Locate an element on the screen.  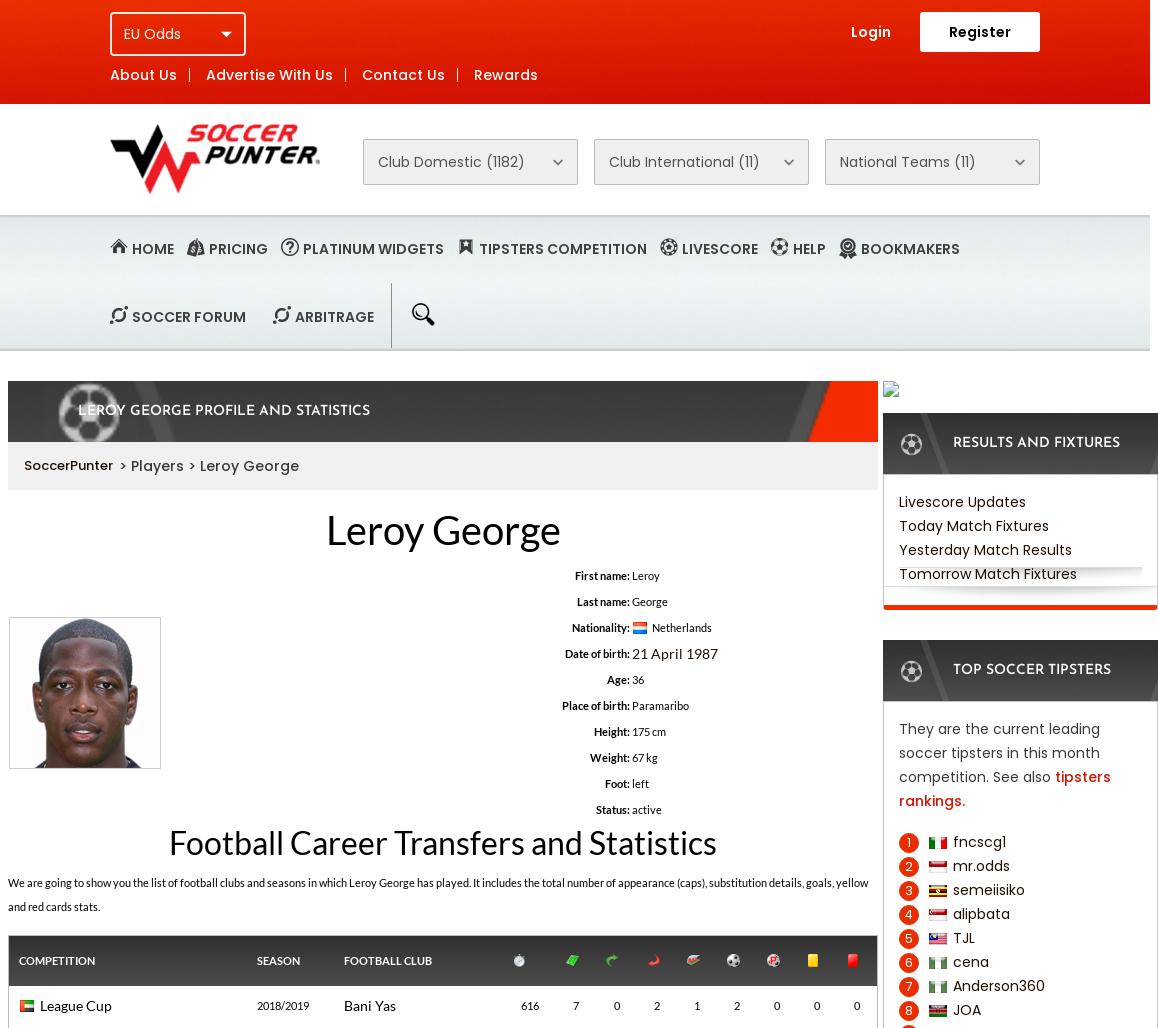
'Results and Fixtures' is located at coordinates (950, 443).